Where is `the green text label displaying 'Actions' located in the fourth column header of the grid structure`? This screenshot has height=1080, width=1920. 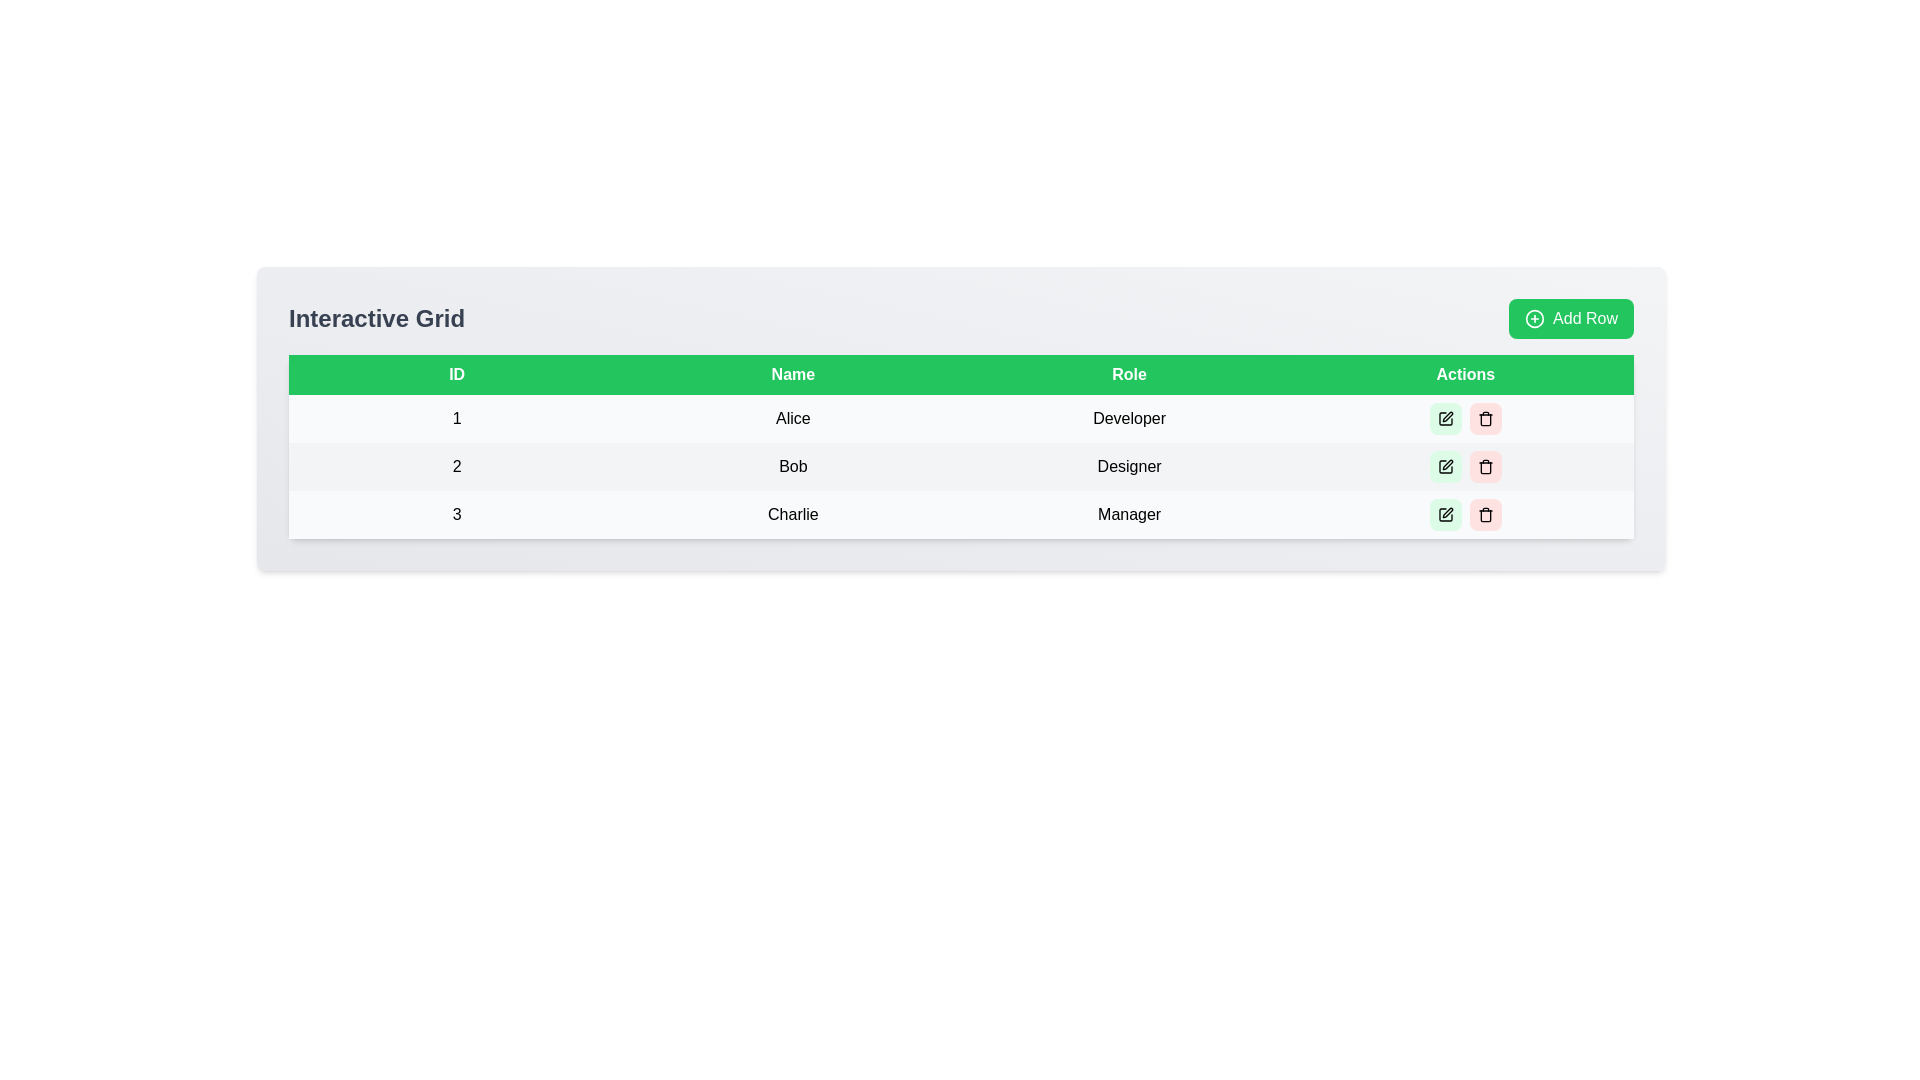
the green text label displaying 'Actions' located in the fourth column header of the grid structure is located at coordinates (1465, 374).